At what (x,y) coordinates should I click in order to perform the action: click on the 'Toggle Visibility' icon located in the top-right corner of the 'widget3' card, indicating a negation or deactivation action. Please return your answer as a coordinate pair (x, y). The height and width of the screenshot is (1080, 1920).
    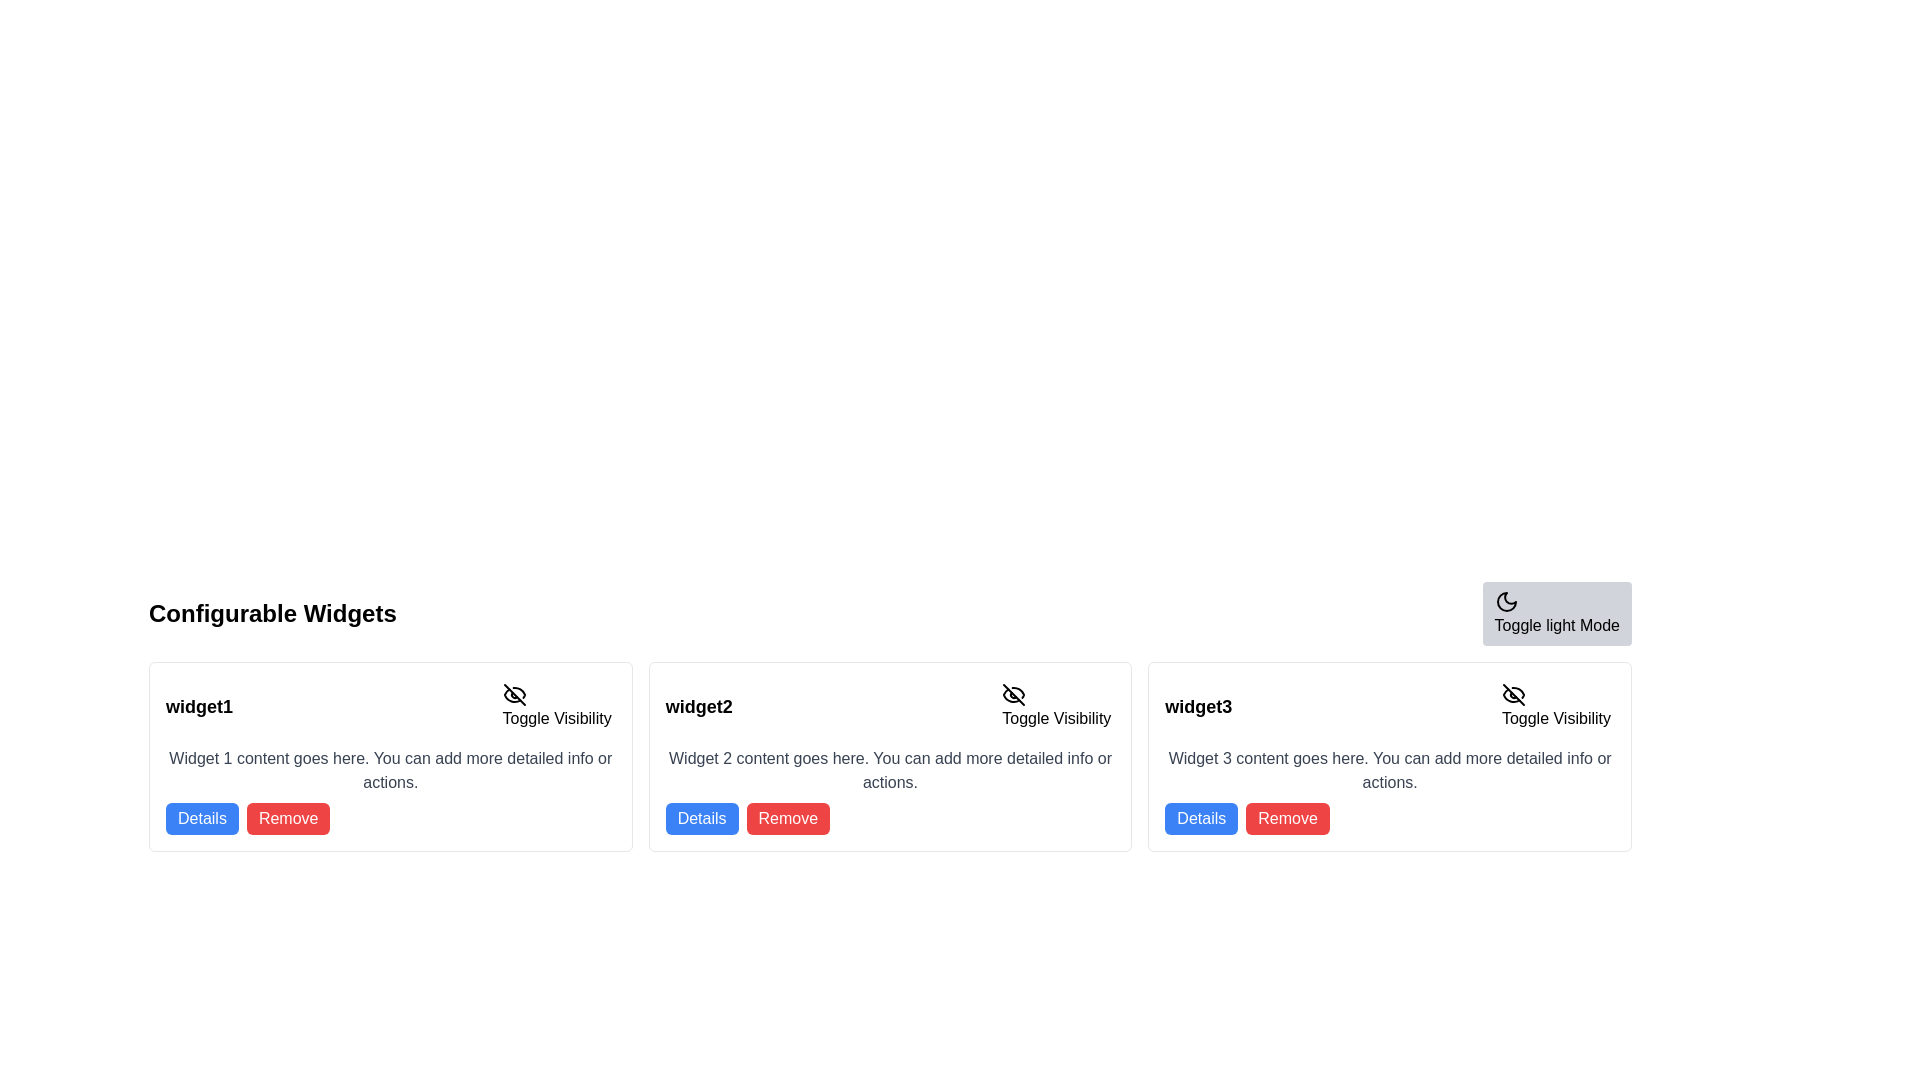
    Looking at the image, I should click on (1513, 693).